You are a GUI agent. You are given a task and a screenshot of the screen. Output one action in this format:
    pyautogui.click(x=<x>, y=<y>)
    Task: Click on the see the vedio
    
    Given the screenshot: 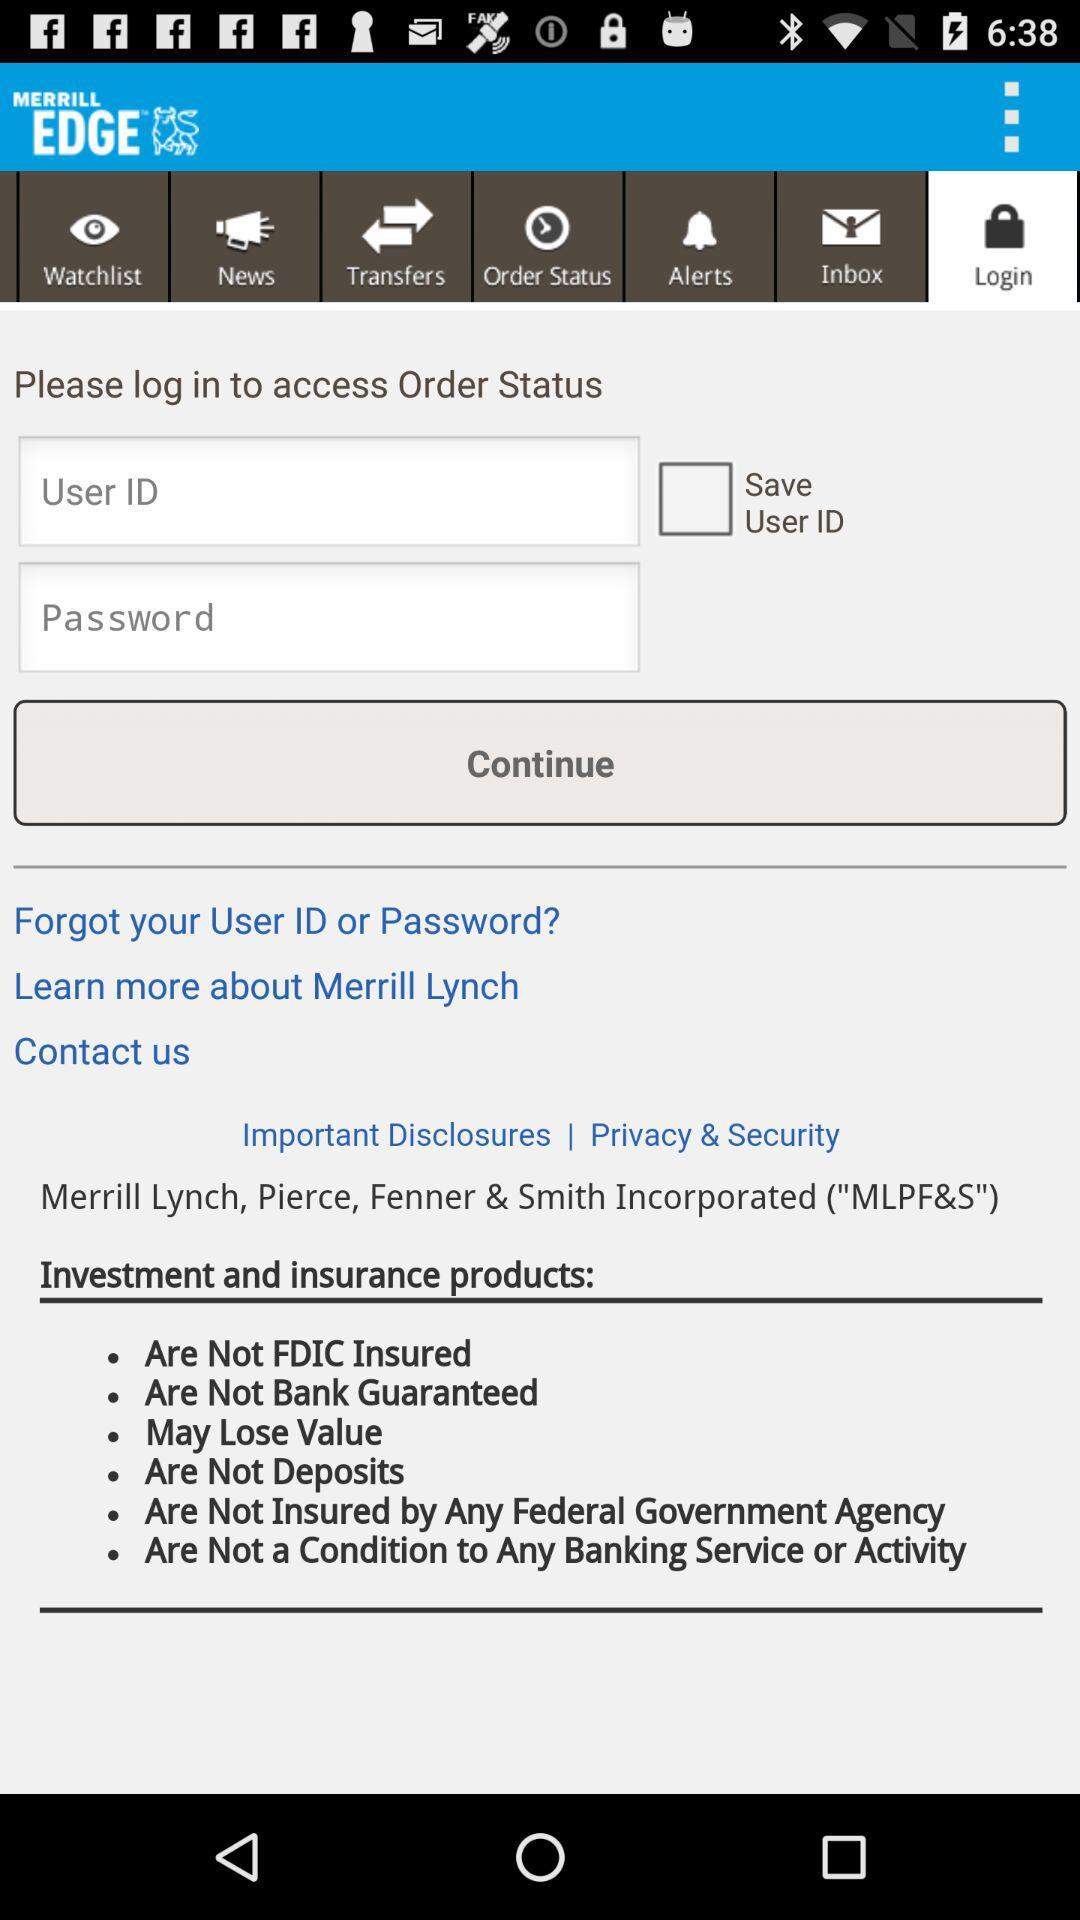 What is the action you would take?
    pyautogui.click(x=93, y=236)
    